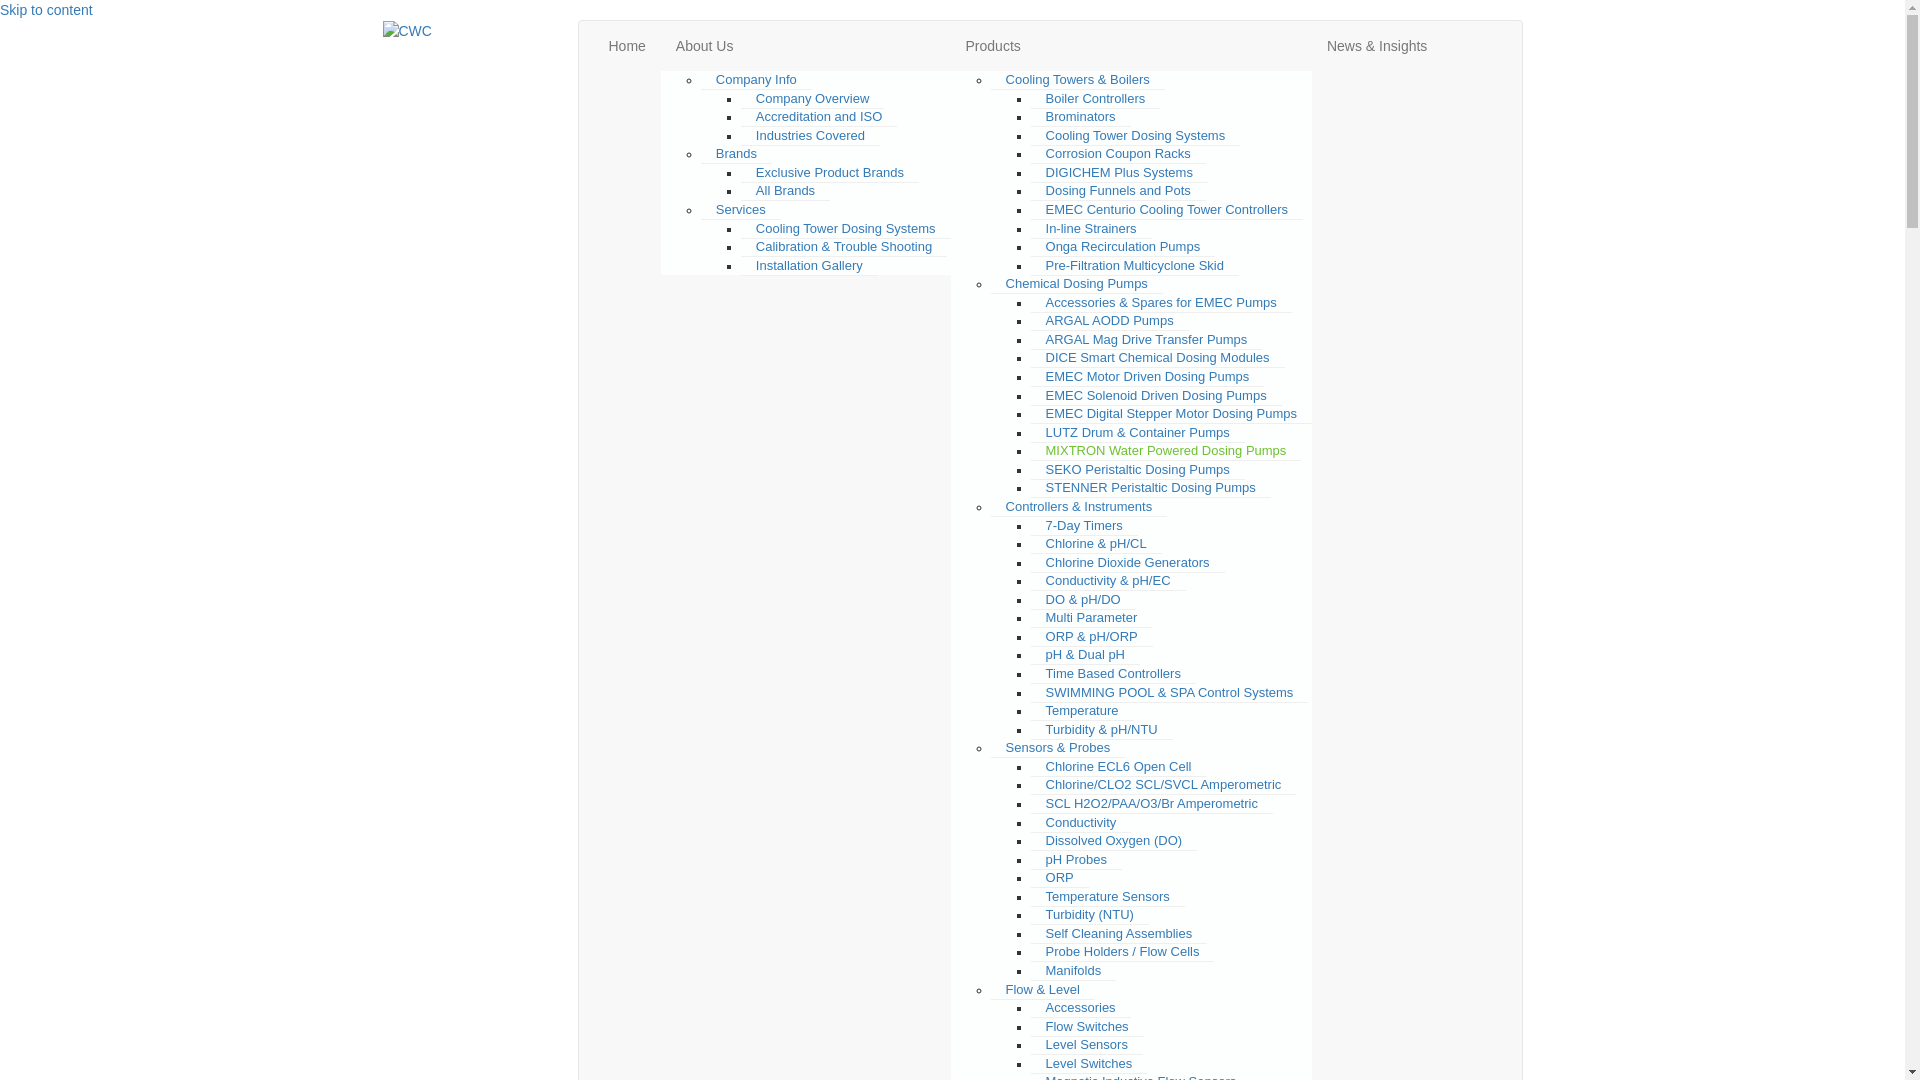 The image size is (1920, 1080). Describe the element at coordinates (1084, 655) in the screenshot. I see `'pH & Dual pH'` at that location.